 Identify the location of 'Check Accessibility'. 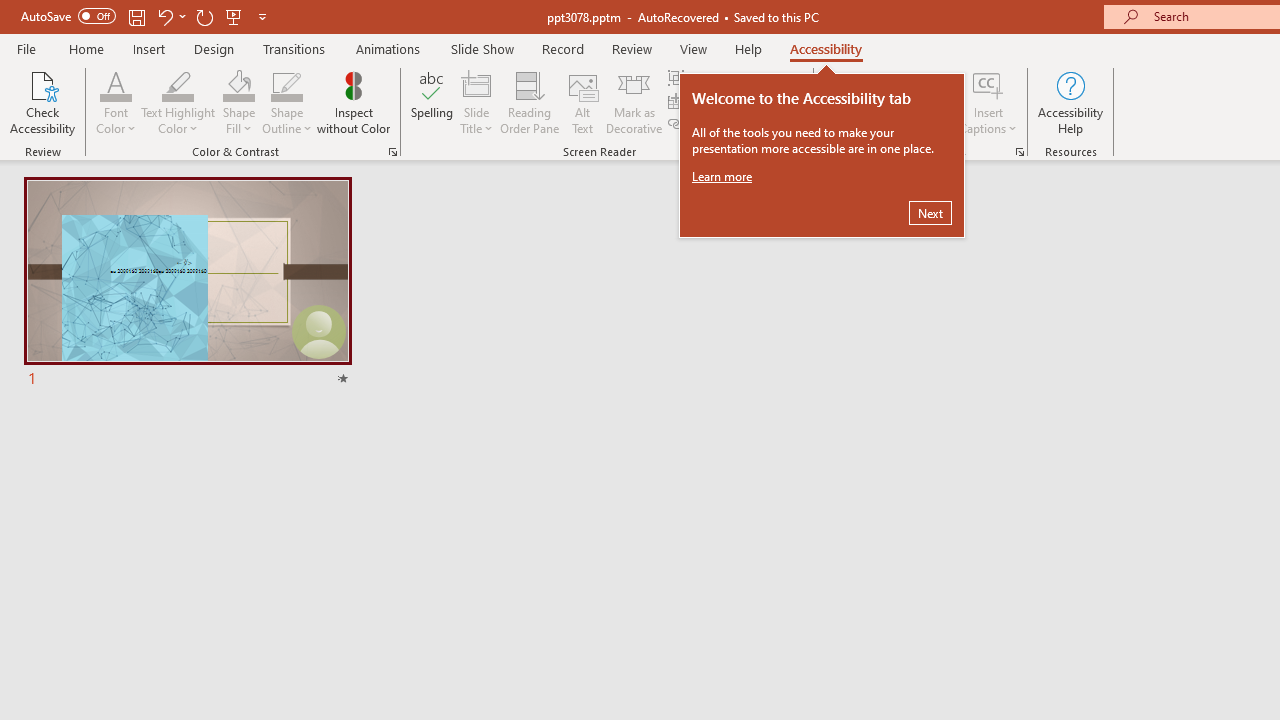
(42, 103).